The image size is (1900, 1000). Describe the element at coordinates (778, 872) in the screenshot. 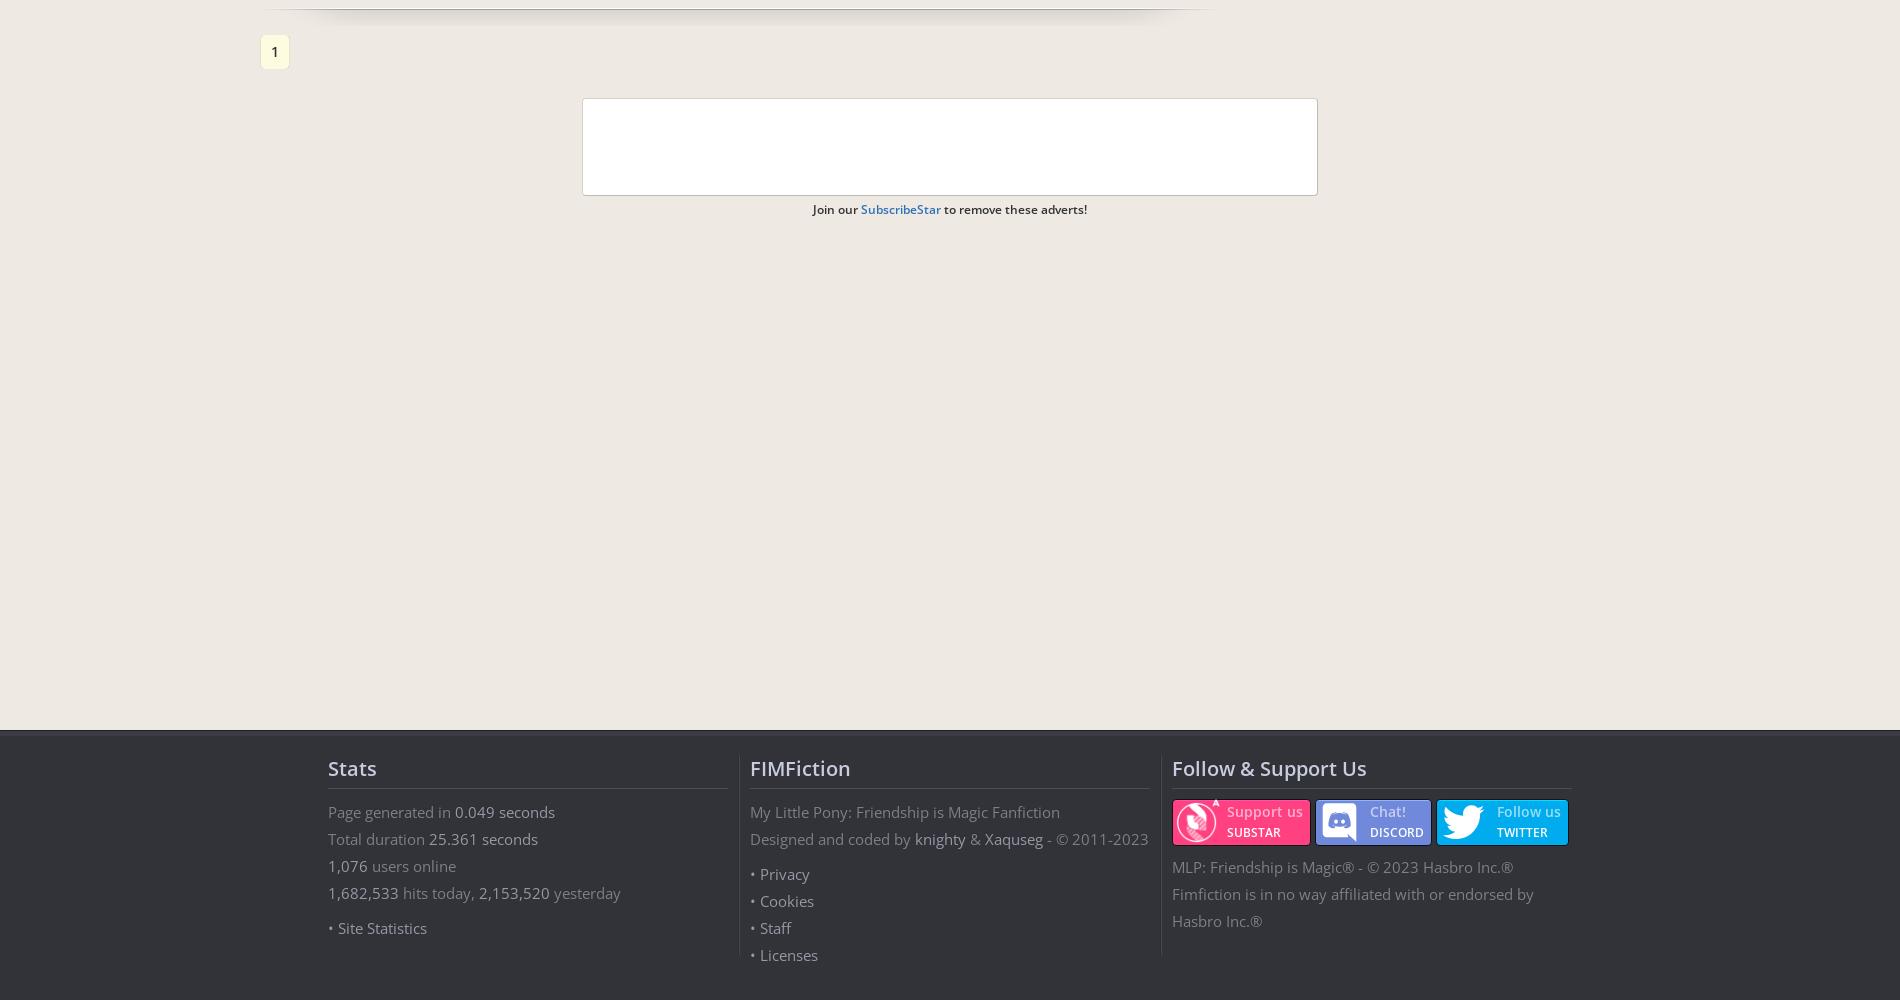

I see `'• Privacy'` at that location.